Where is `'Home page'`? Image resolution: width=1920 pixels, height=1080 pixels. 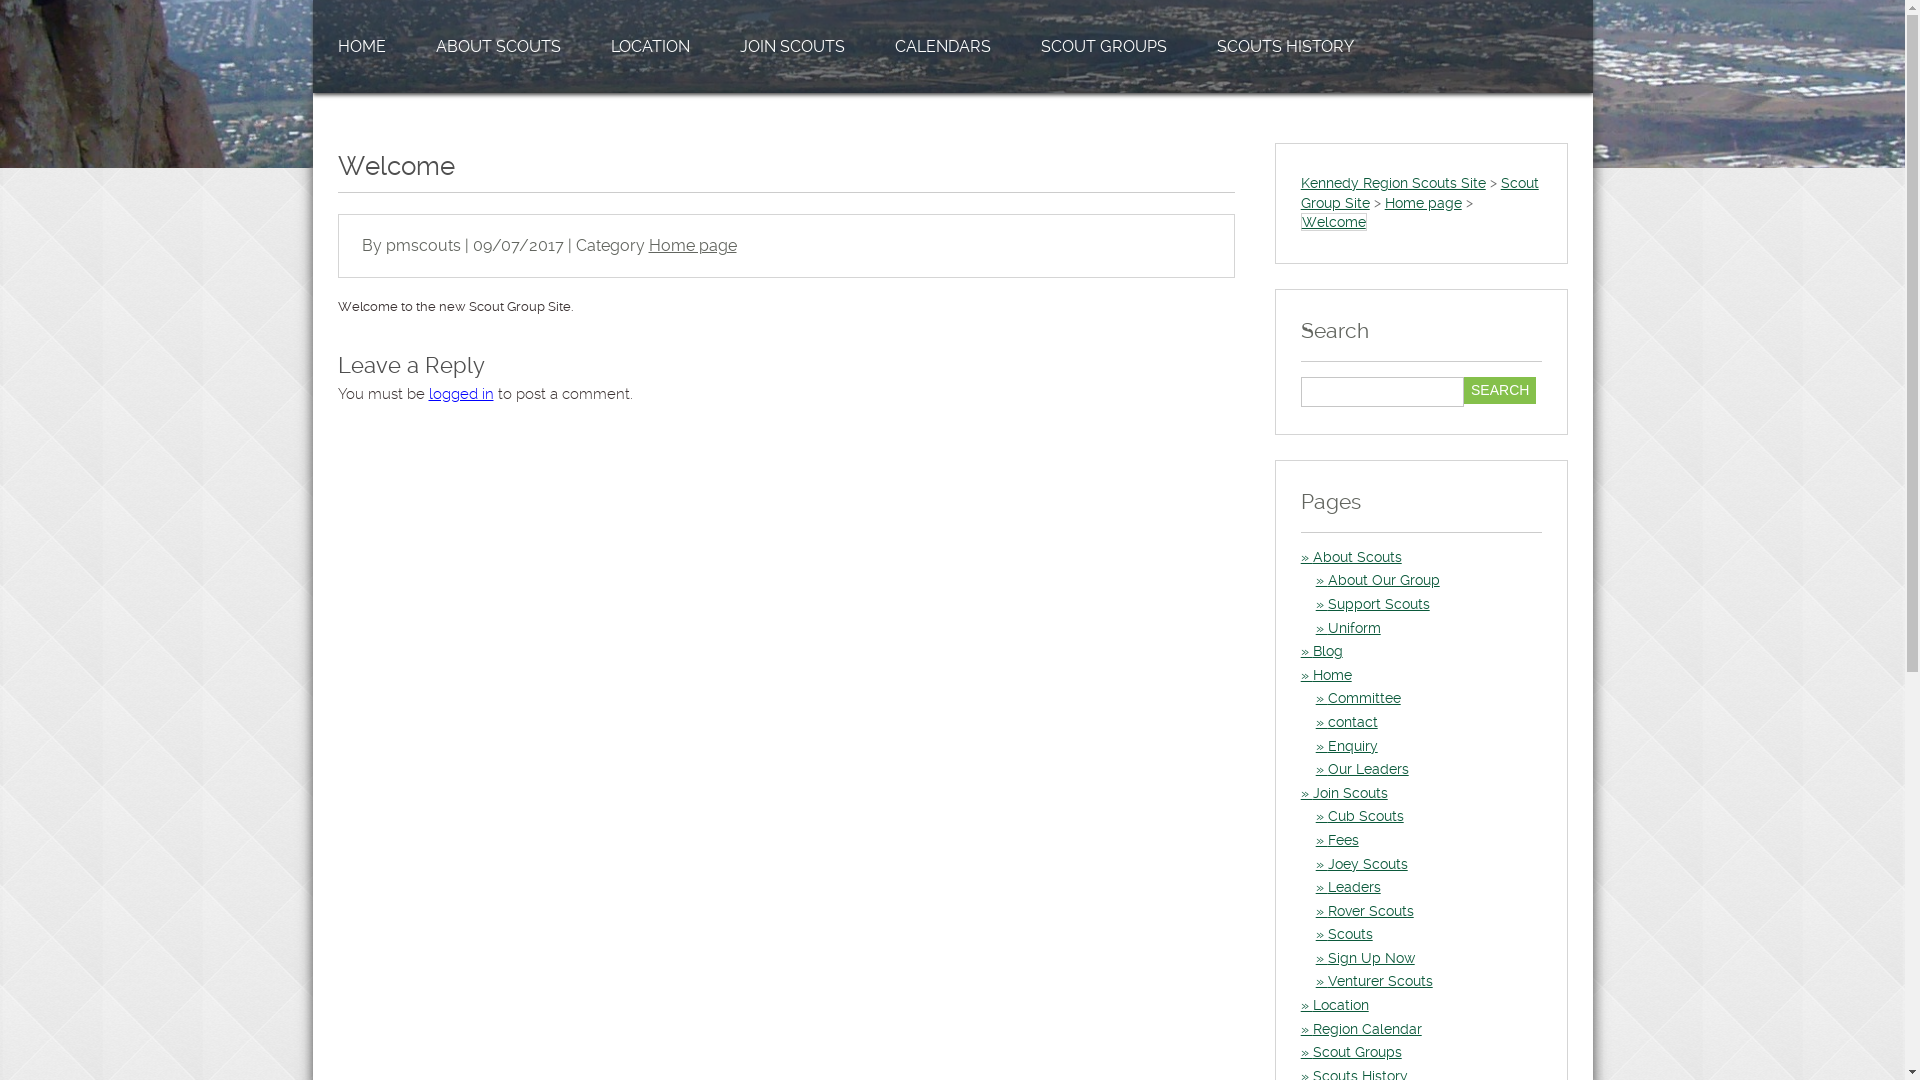 'Home page' is located at coordinates (691, 244).